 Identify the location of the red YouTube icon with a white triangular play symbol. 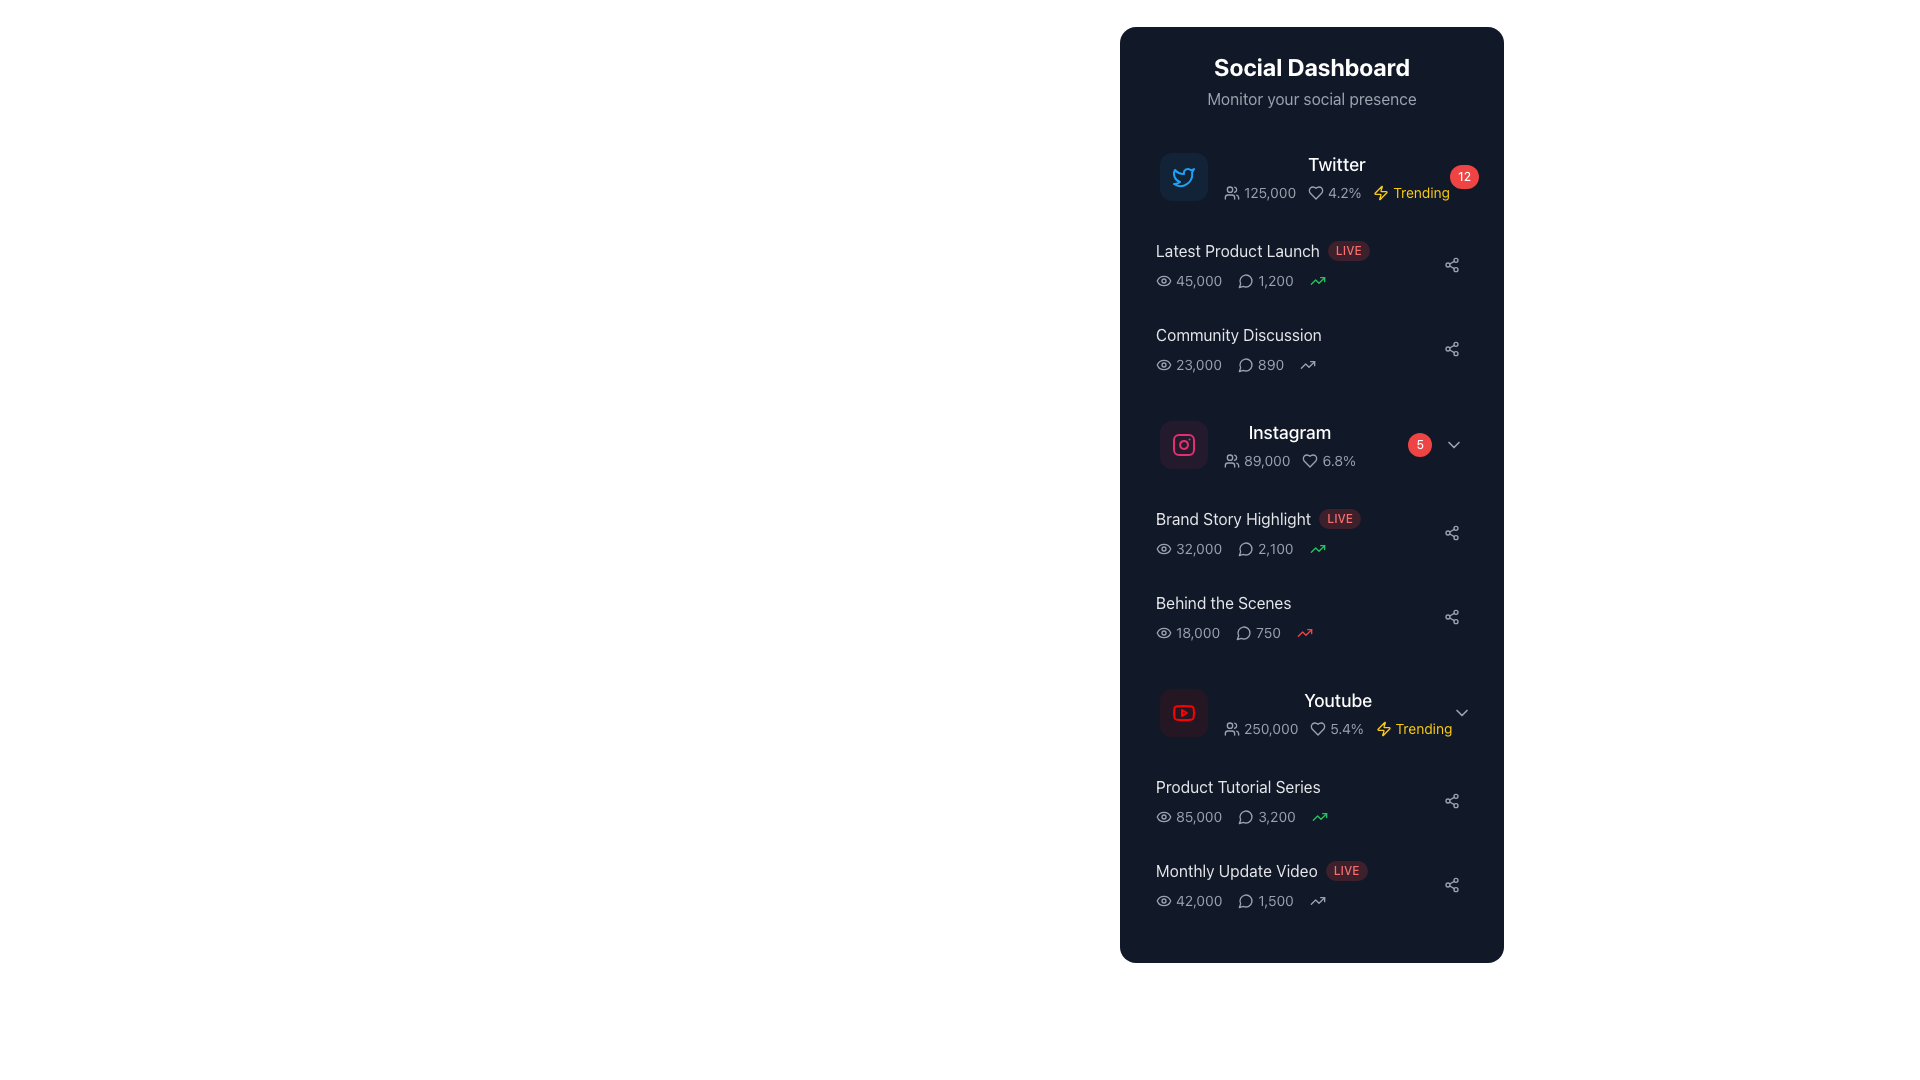
(1184, 712).